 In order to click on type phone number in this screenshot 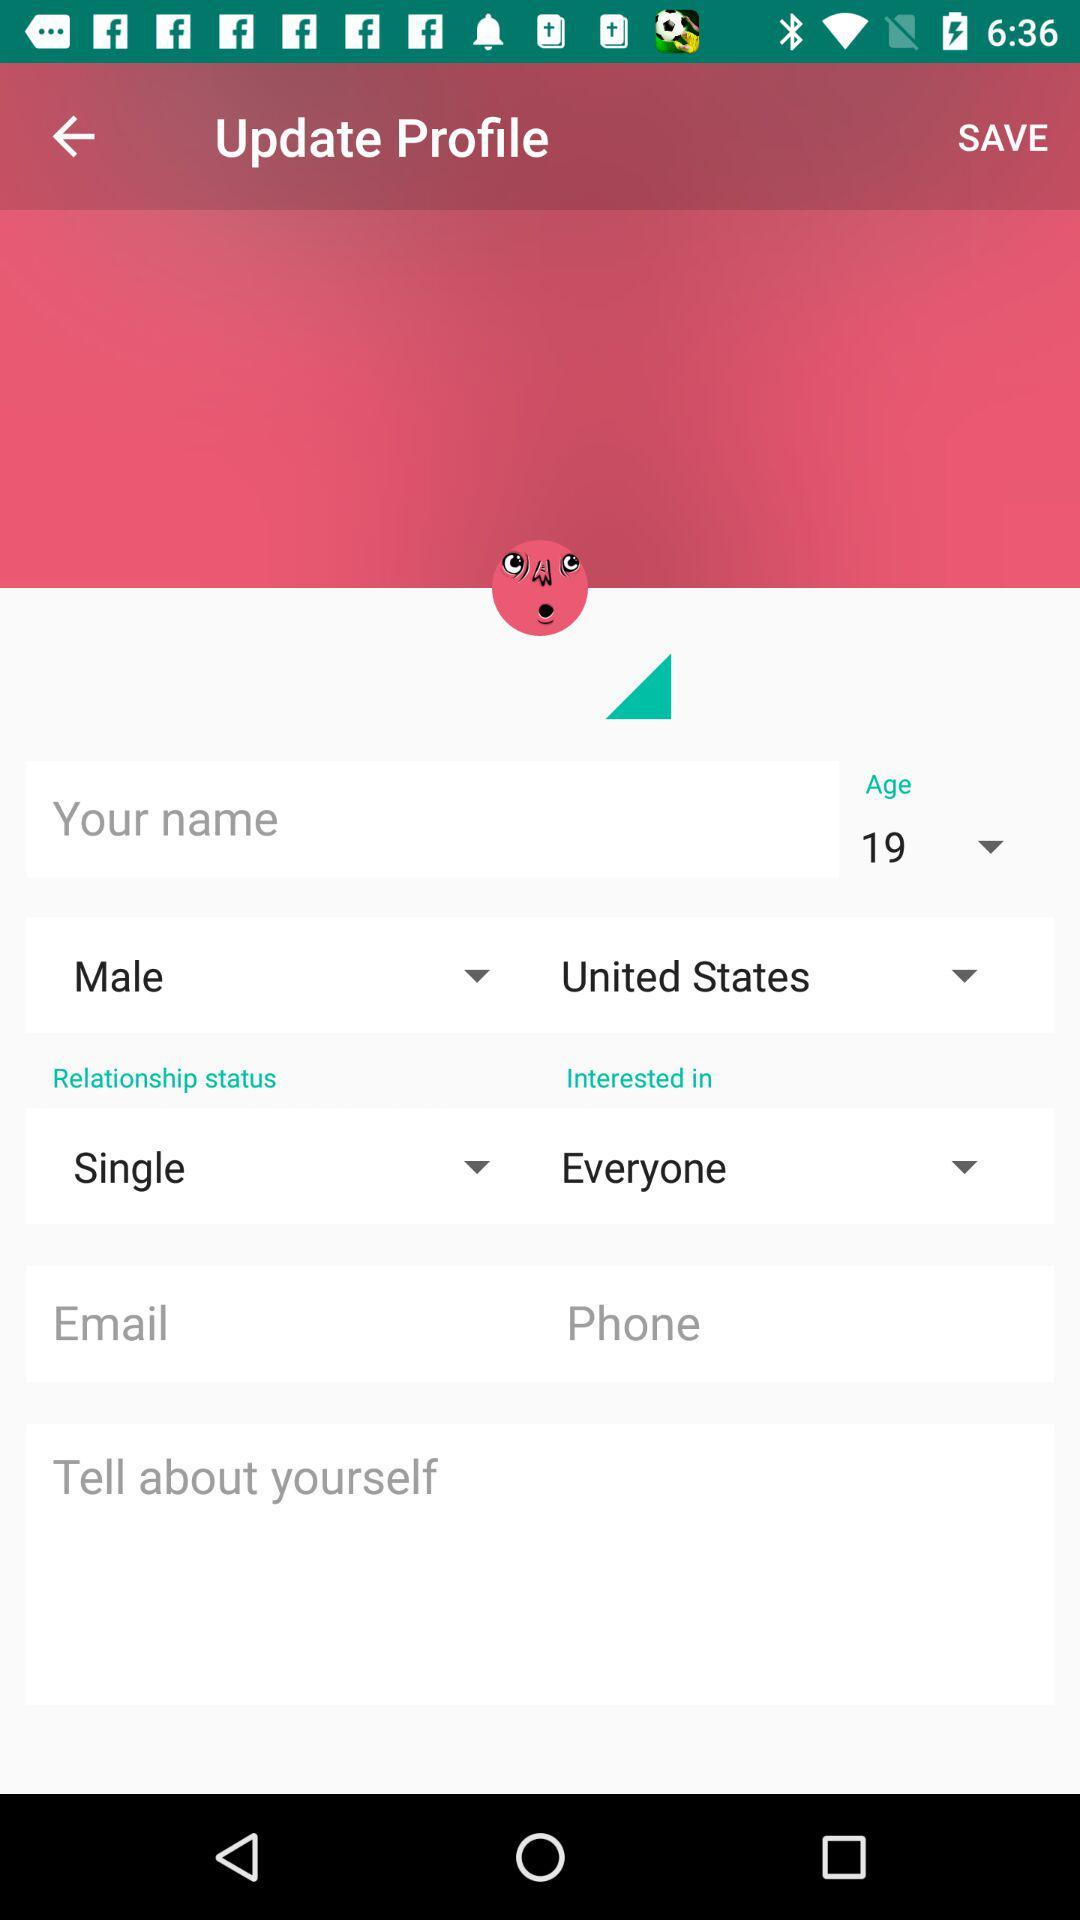, I will do `click(795, 1324)`.